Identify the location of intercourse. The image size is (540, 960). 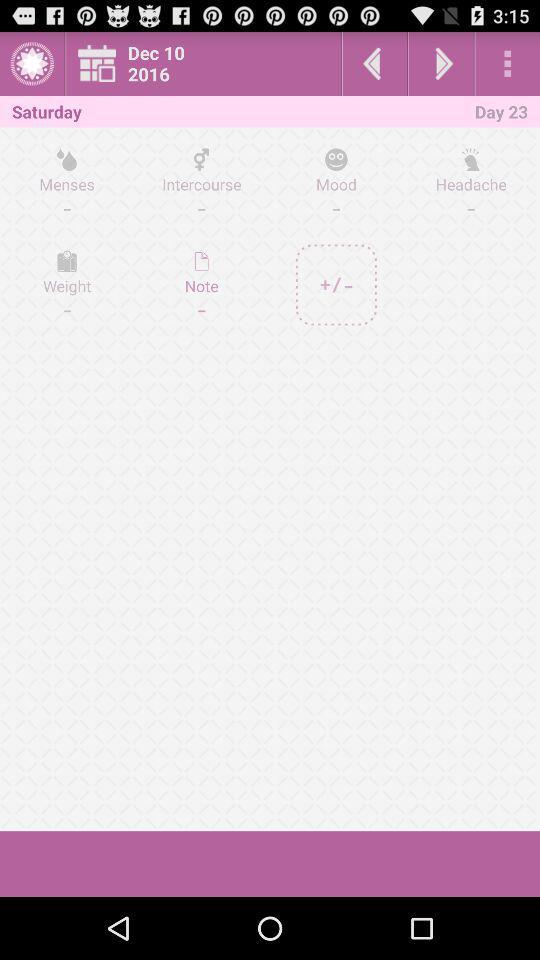
(201, 183).